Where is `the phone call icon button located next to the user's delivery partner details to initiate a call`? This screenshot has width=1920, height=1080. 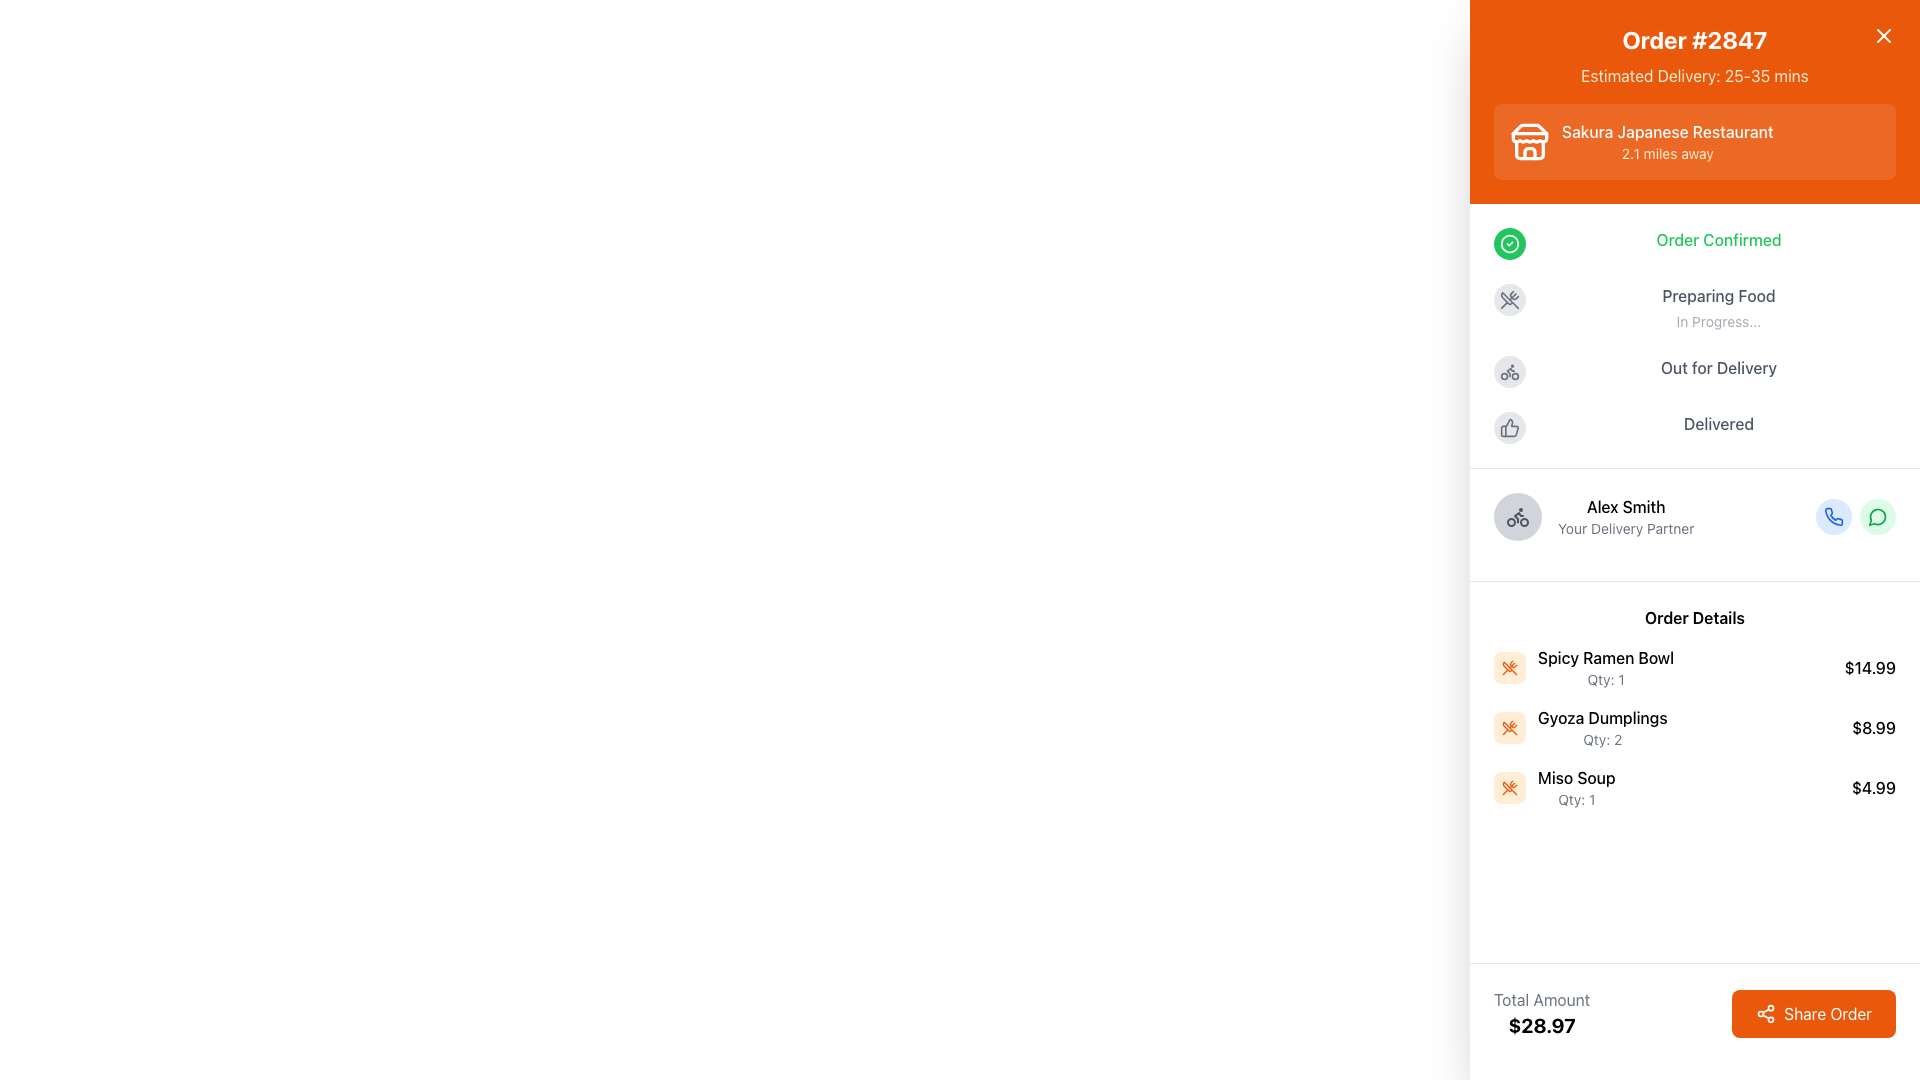
the phone call icon button located next to the user's delivery partner details to initiate a call is located at coordinates (1833, 515).